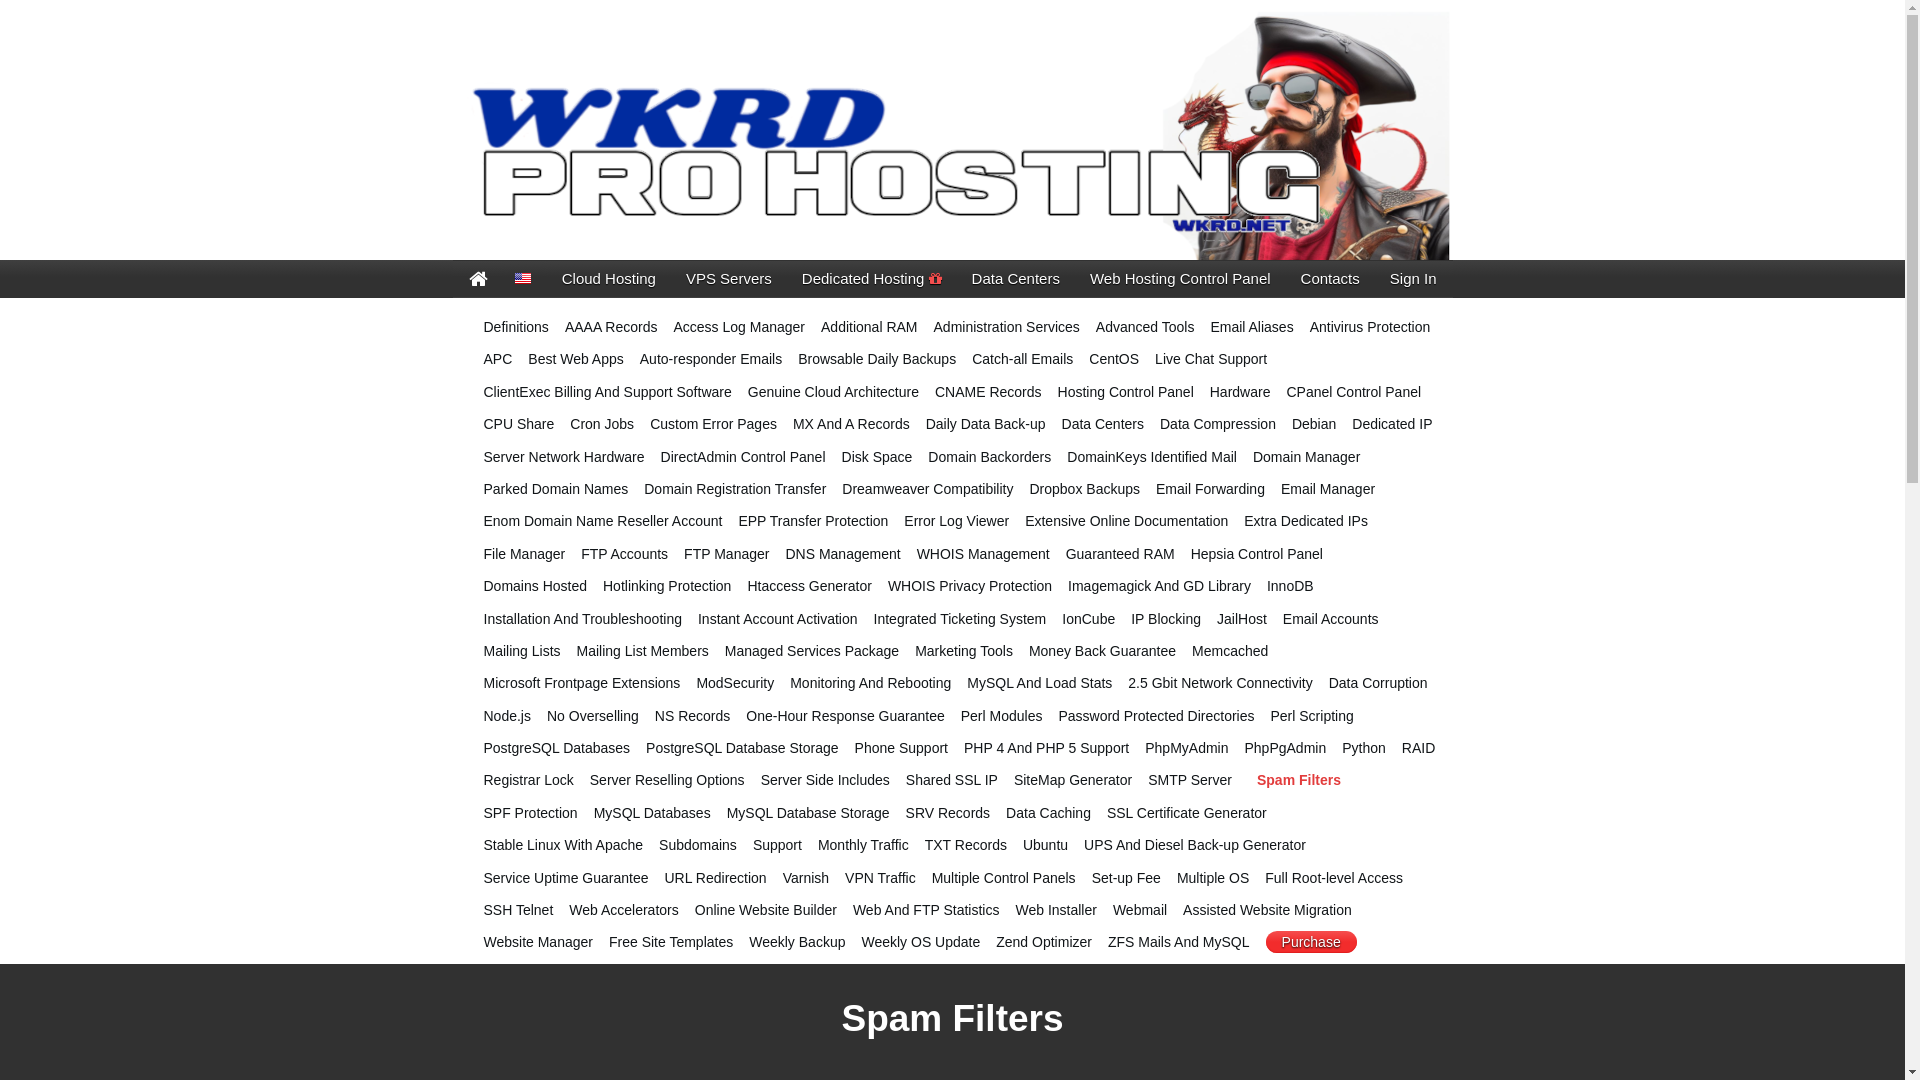 This screenshot has width=1920, height=1080. Describe the element at coordinates (710, 357) in the screenshot. I see `'Auto-responder Emails'` at that location.